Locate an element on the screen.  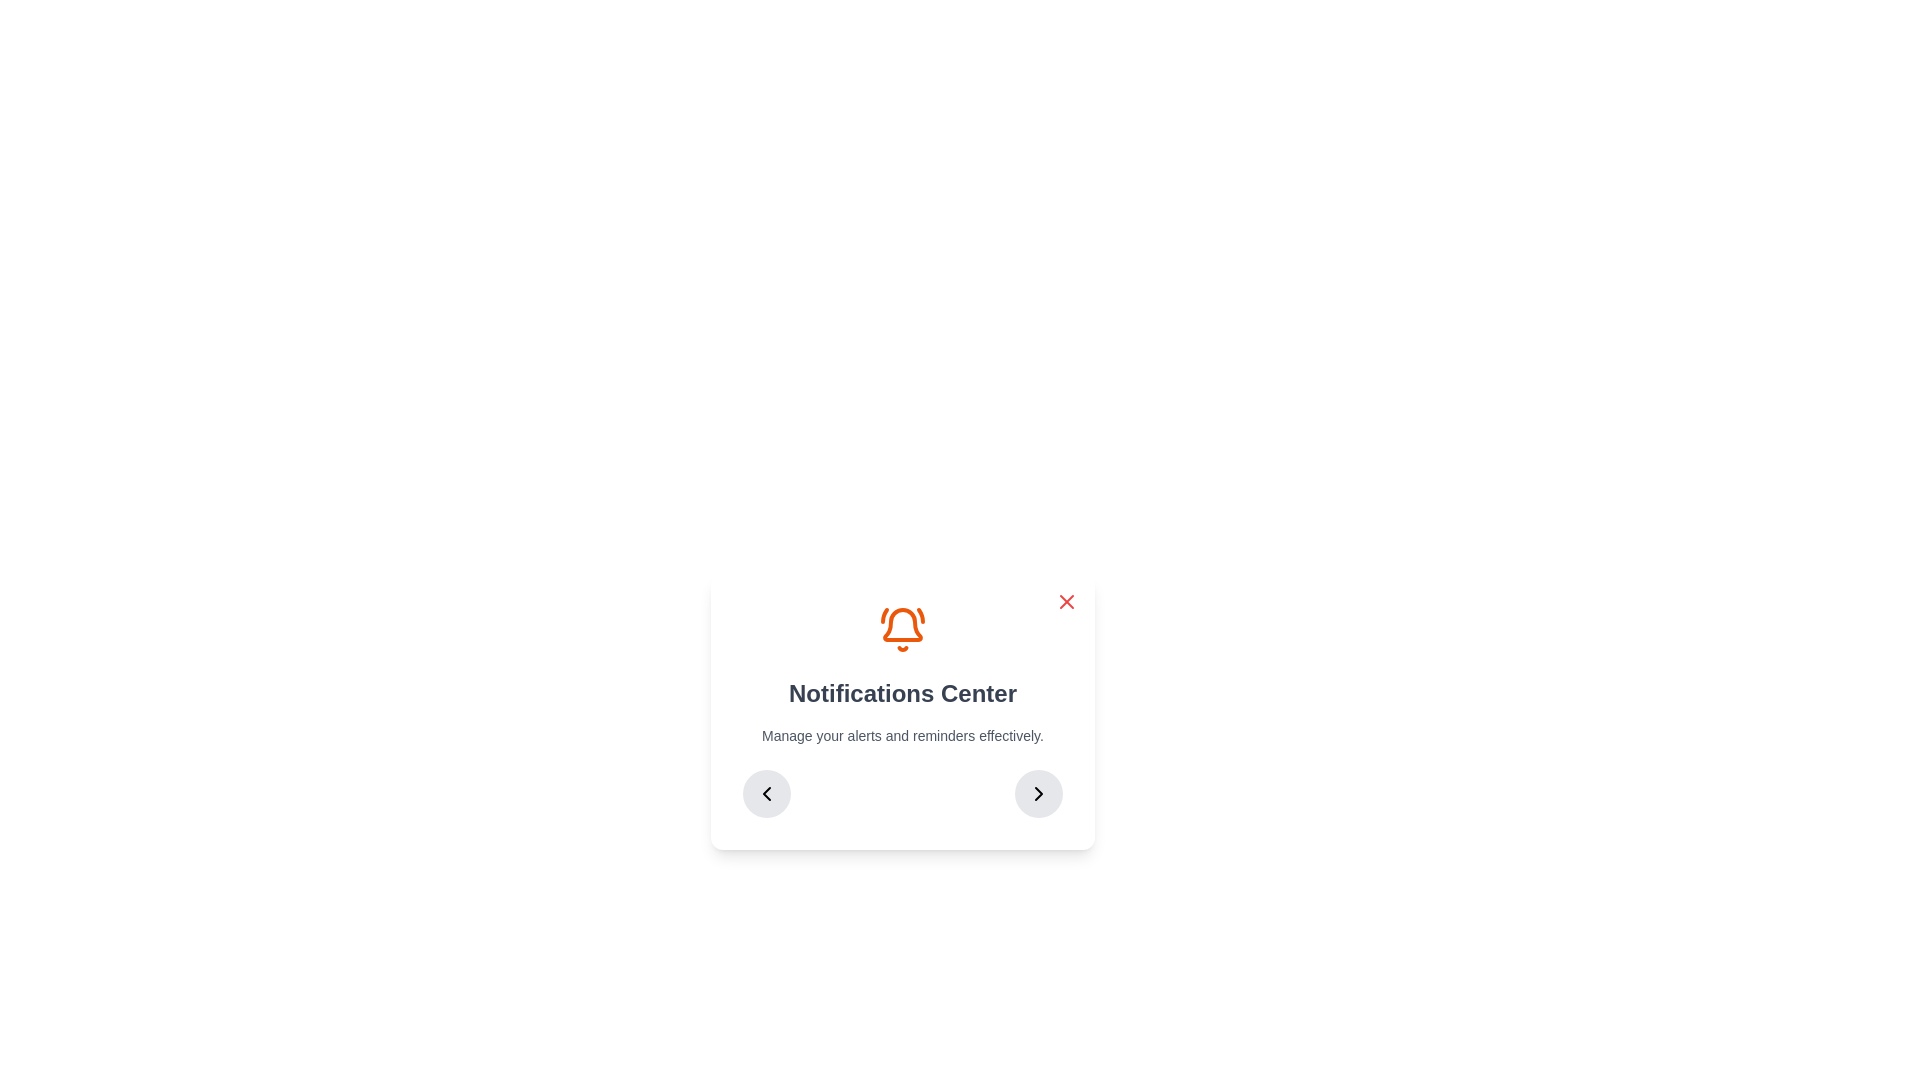
the chevron-right icon located in the center of the circular button at the bottom right corner of the notification card is located at coordinates (1038, 793).